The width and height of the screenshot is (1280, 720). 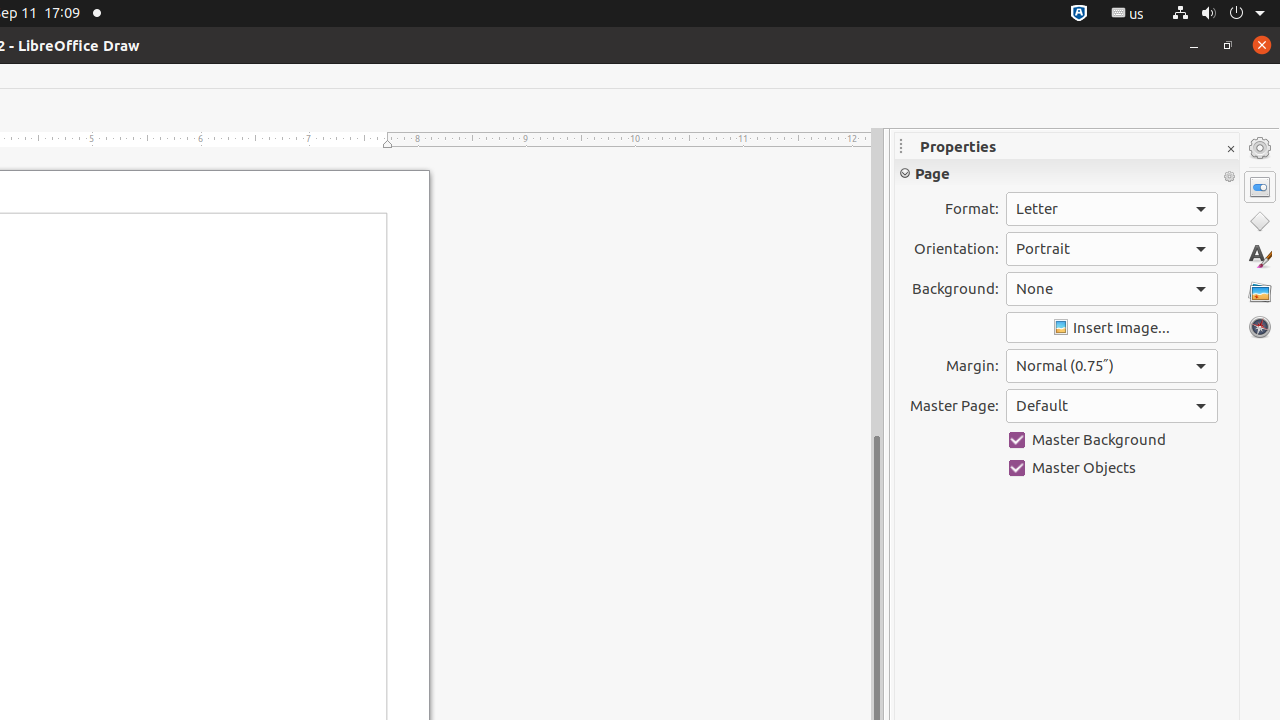 What do you see at coordinates (1110, 247) in the screenshot?
I see `'Orientation:'` at bounding box center [1110, 247].